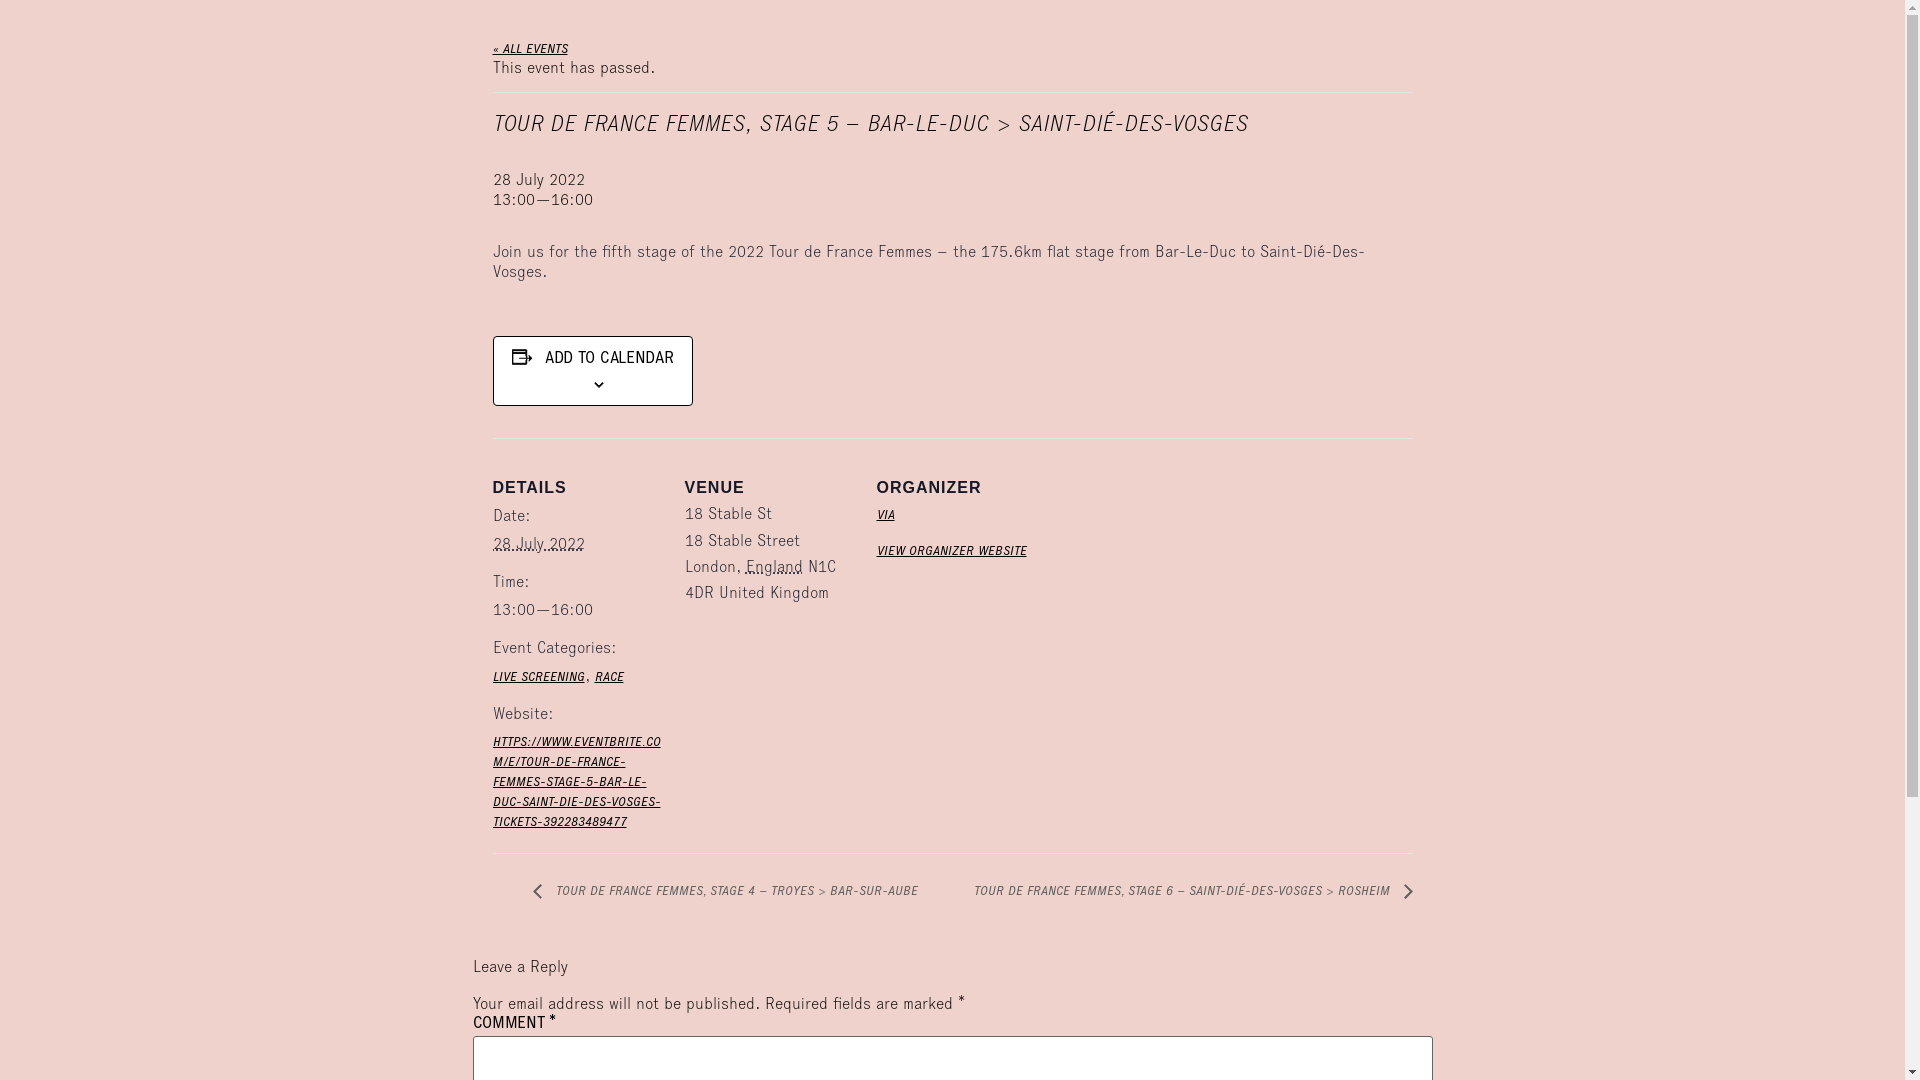 This screenshot has height=1080, width=1920. I want to click on 'RACE', so click(607, 677).